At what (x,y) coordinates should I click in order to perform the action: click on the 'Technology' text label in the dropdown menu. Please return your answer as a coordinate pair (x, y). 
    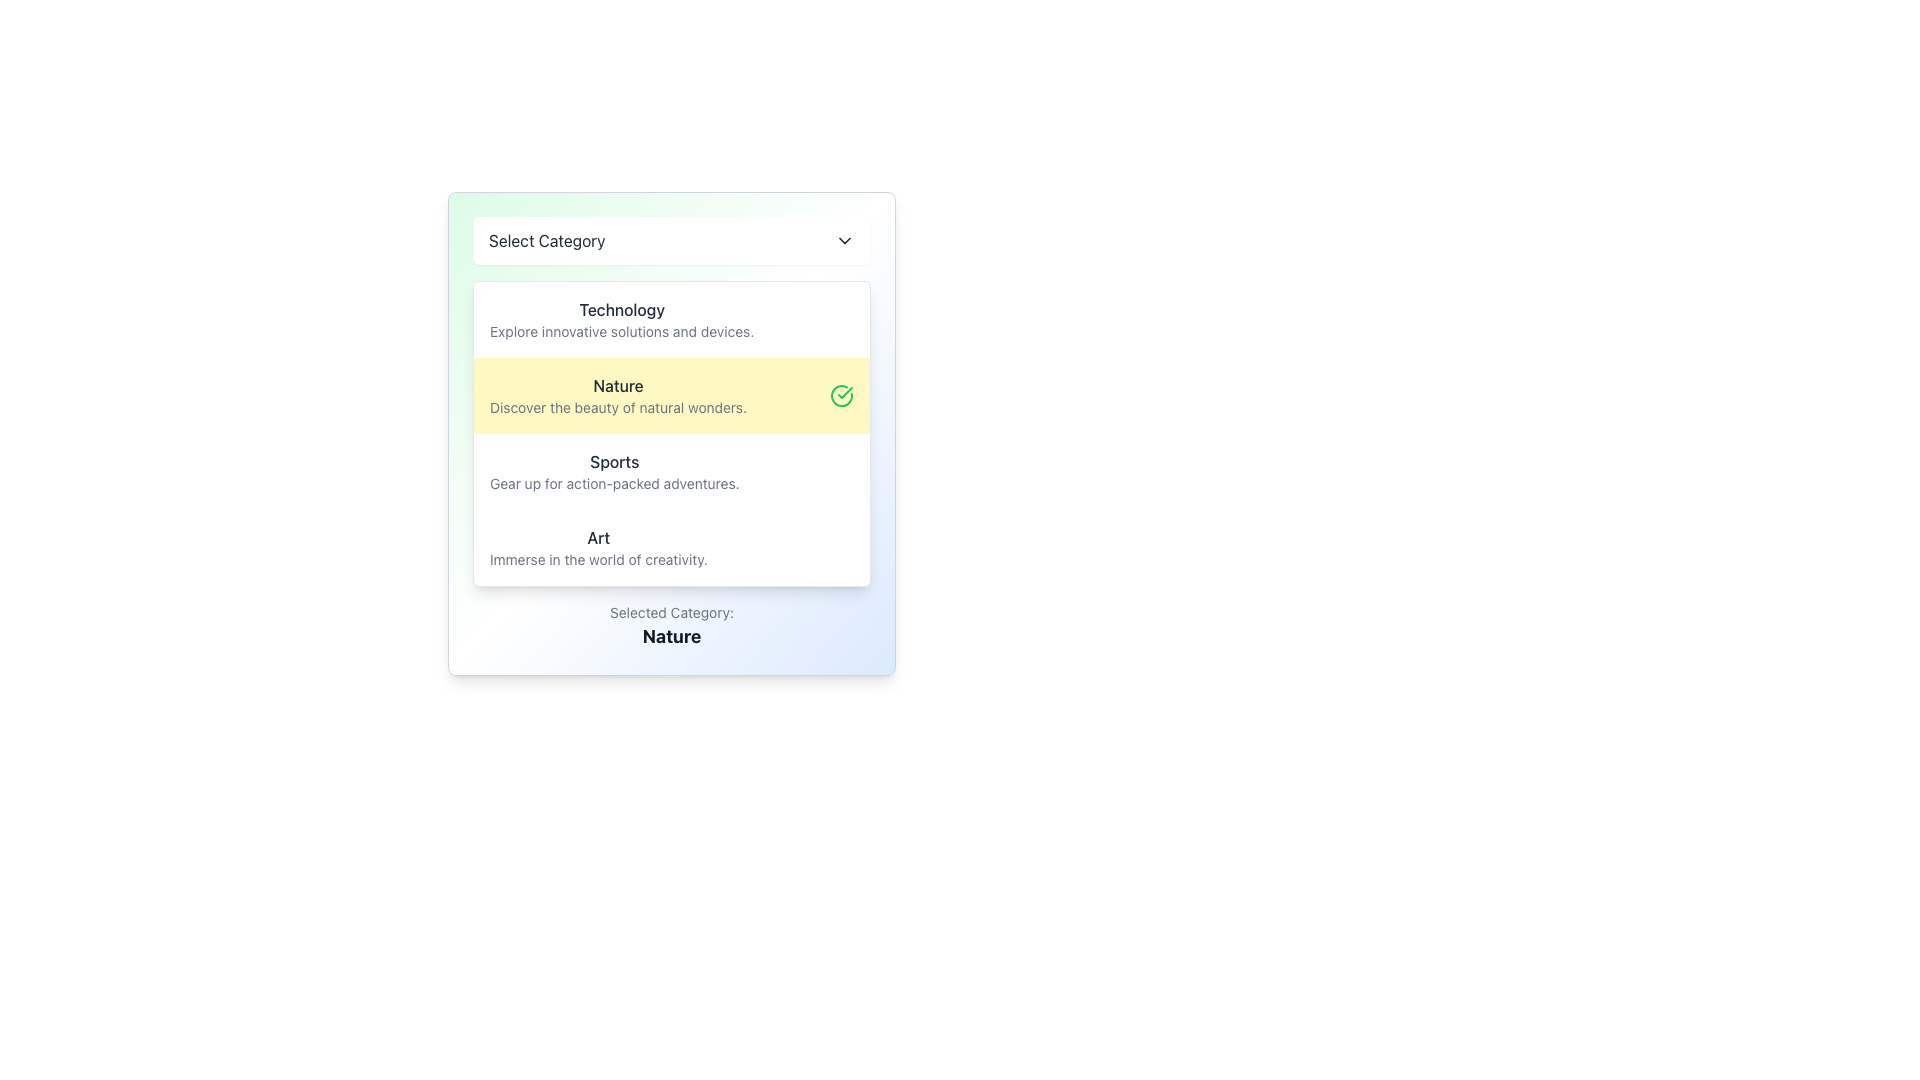
    Looking at the image, I should click on (621, 319).